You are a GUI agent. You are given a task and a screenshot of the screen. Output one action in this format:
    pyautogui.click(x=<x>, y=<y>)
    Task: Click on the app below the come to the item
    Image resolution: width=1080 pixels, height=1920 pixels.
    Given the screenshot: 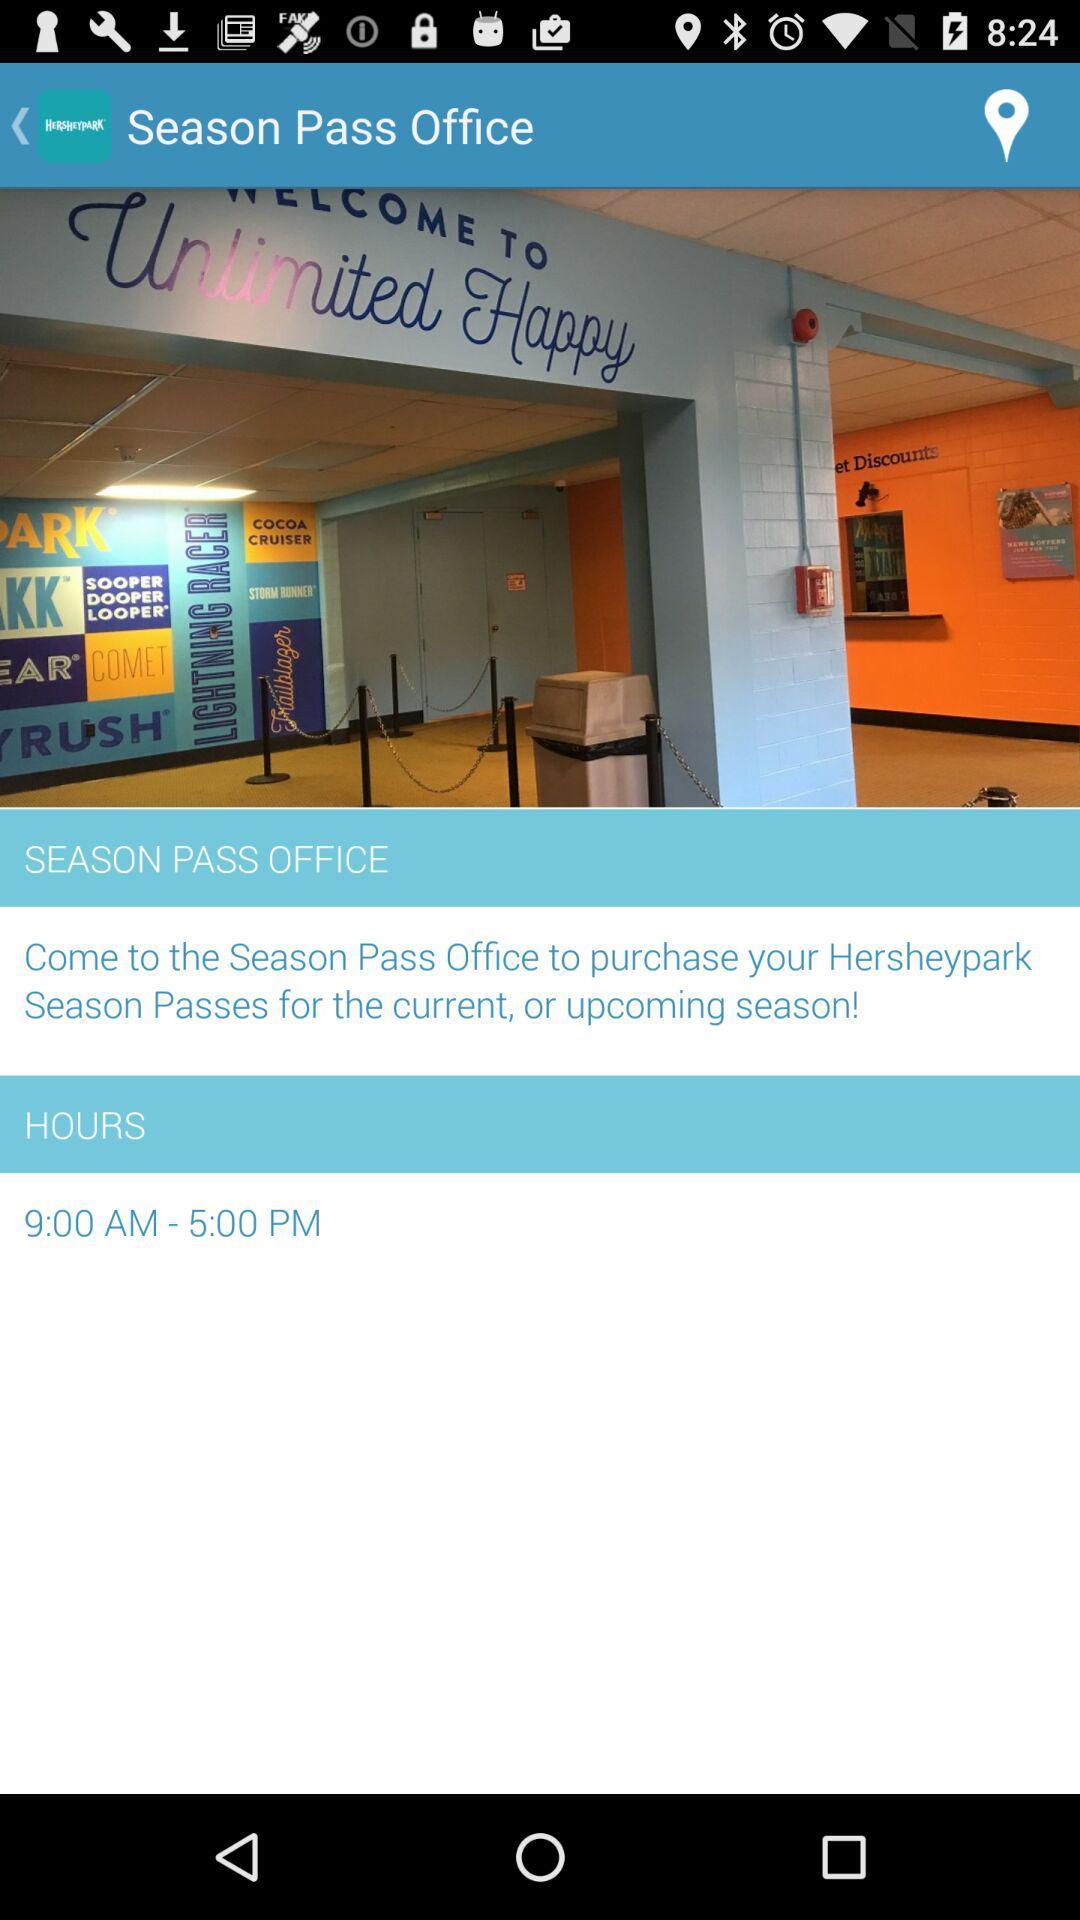 What is the action you would take?
    pyautogui.click(x=540, y=1124)
    